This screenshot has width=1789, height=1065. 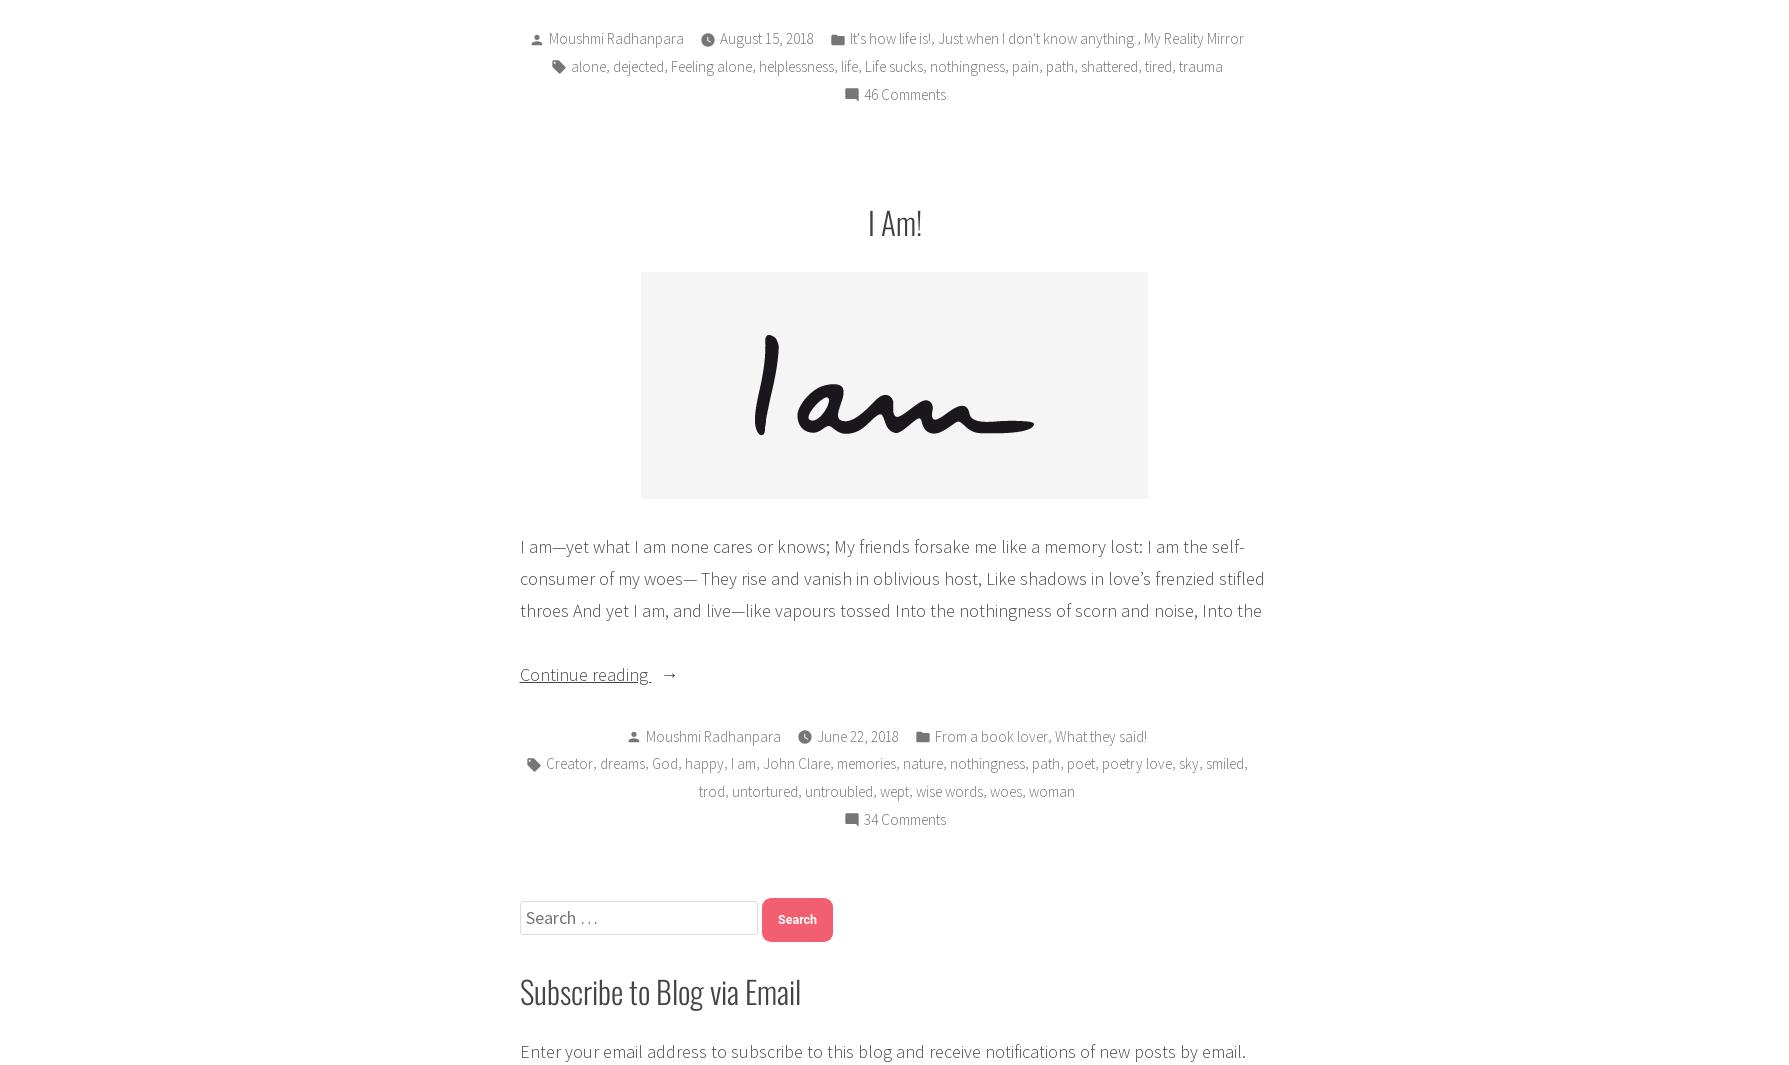 I want to click on 'poetry love', so click(x=1099, y=763).